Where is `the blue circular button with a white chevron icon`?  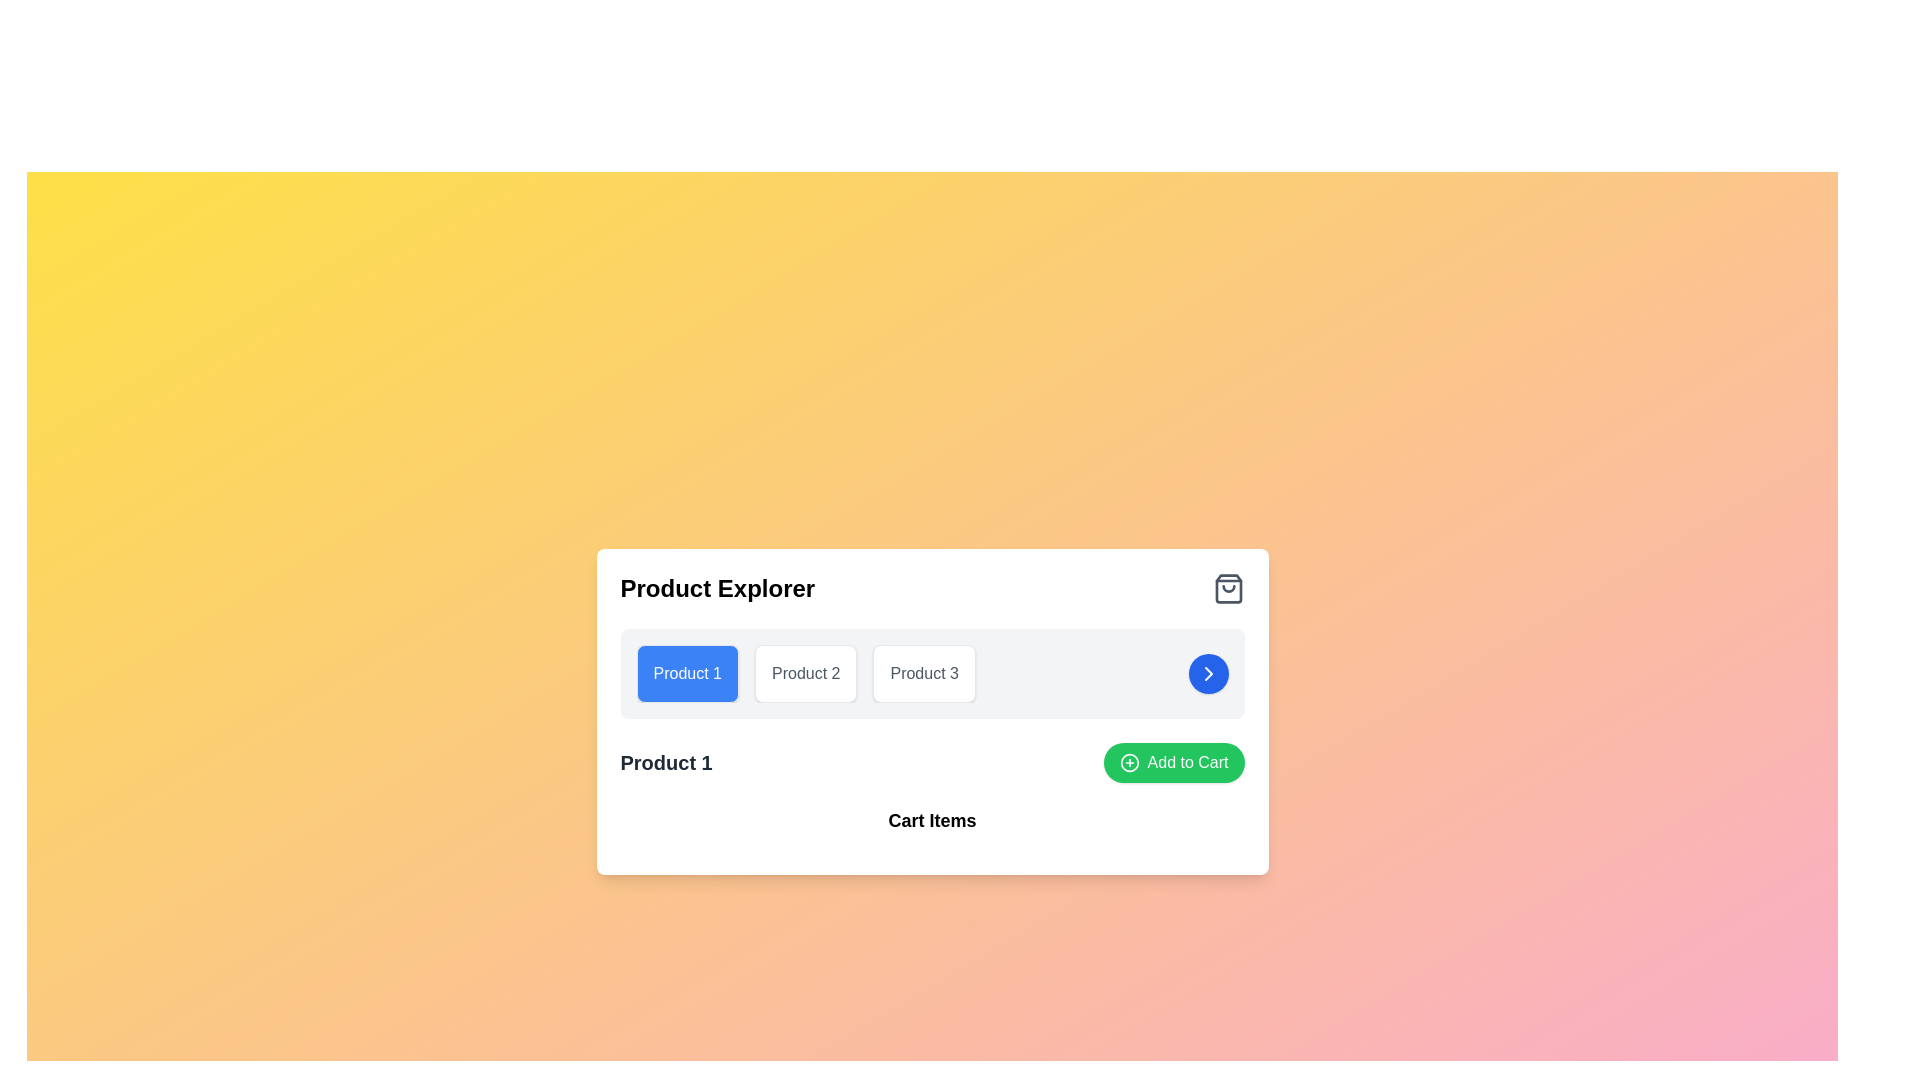
the blue circular button with a white chevron icon is located at coordinates (1207, 674).